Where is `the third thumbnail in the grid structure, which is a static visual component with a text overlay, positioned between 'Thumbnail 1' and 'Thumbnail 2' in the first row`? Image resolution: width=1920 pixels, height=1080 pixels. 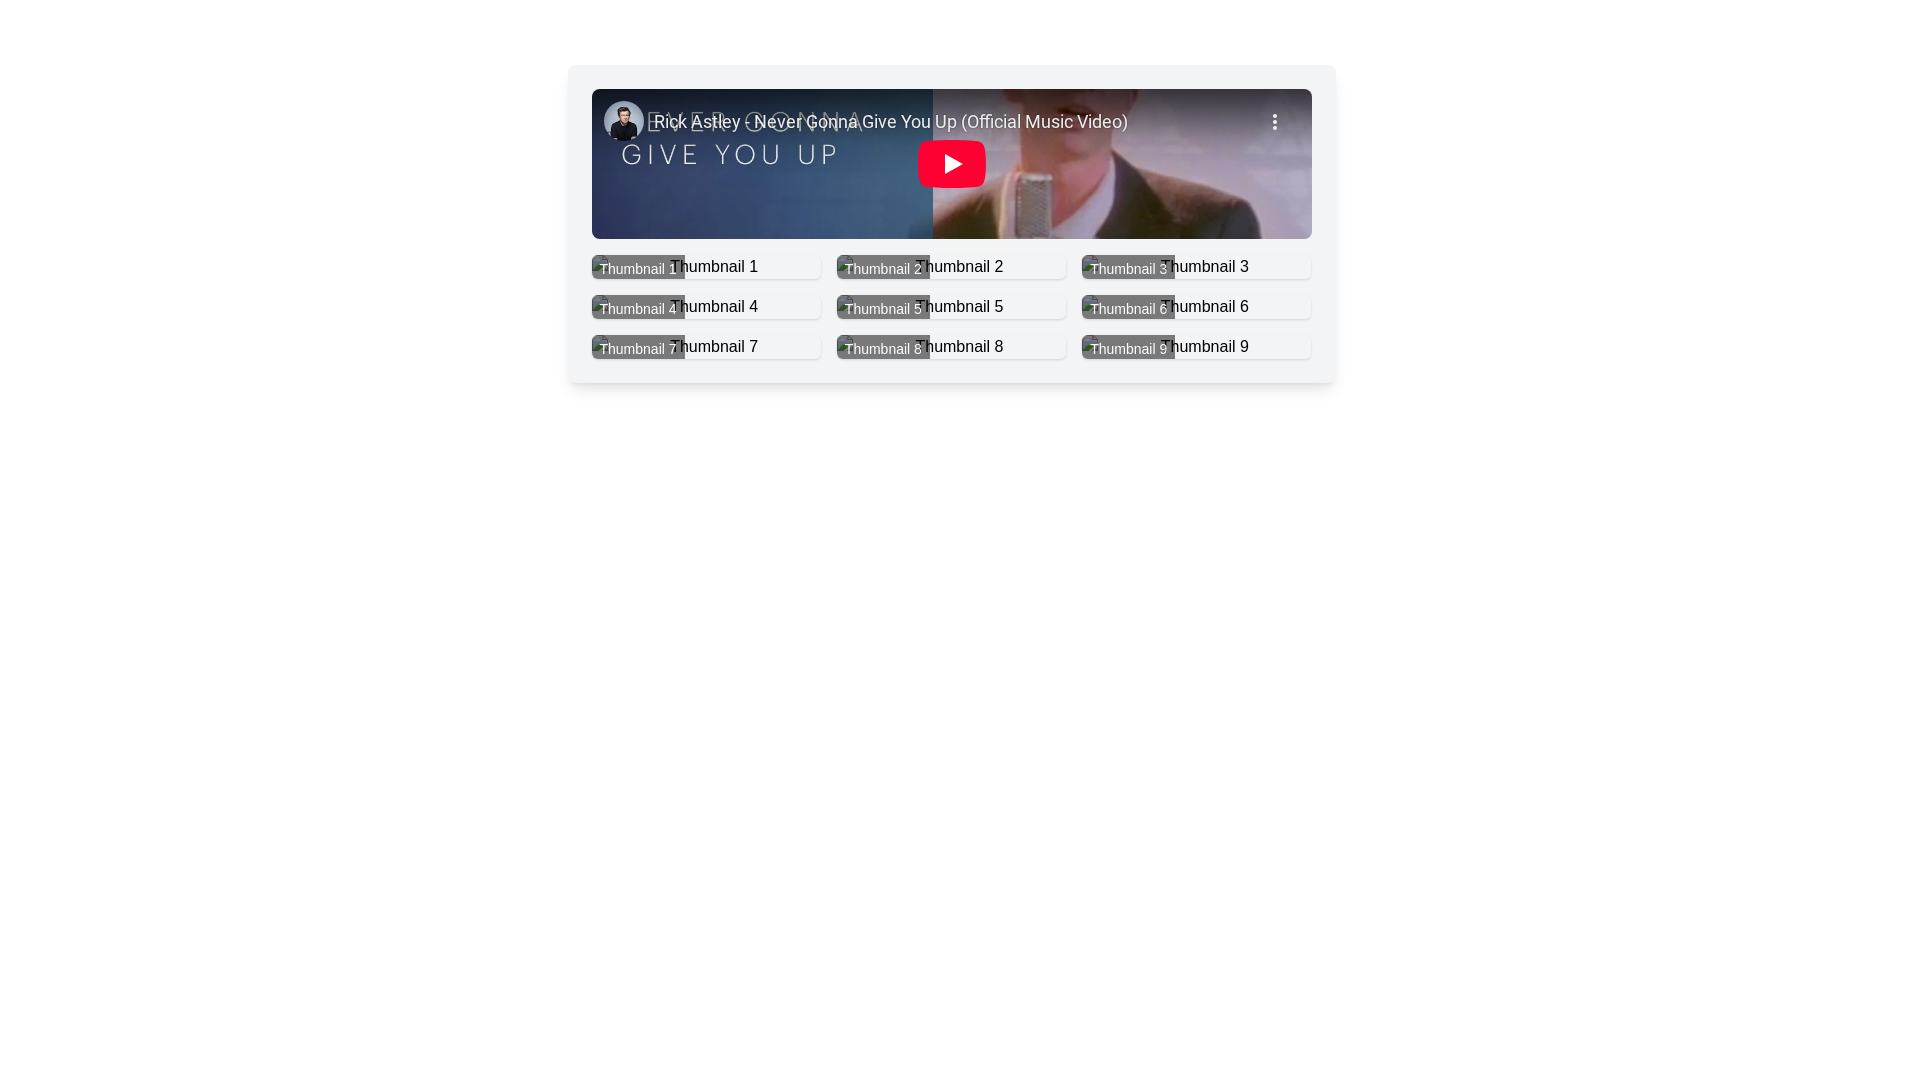
the third thumbnail in the grid structure, which is a static visual component with a text overlay, positioned between 'Thumbnail 1' and 'Thumbnail 2' in the first row is located at coordinates (1196, 265).